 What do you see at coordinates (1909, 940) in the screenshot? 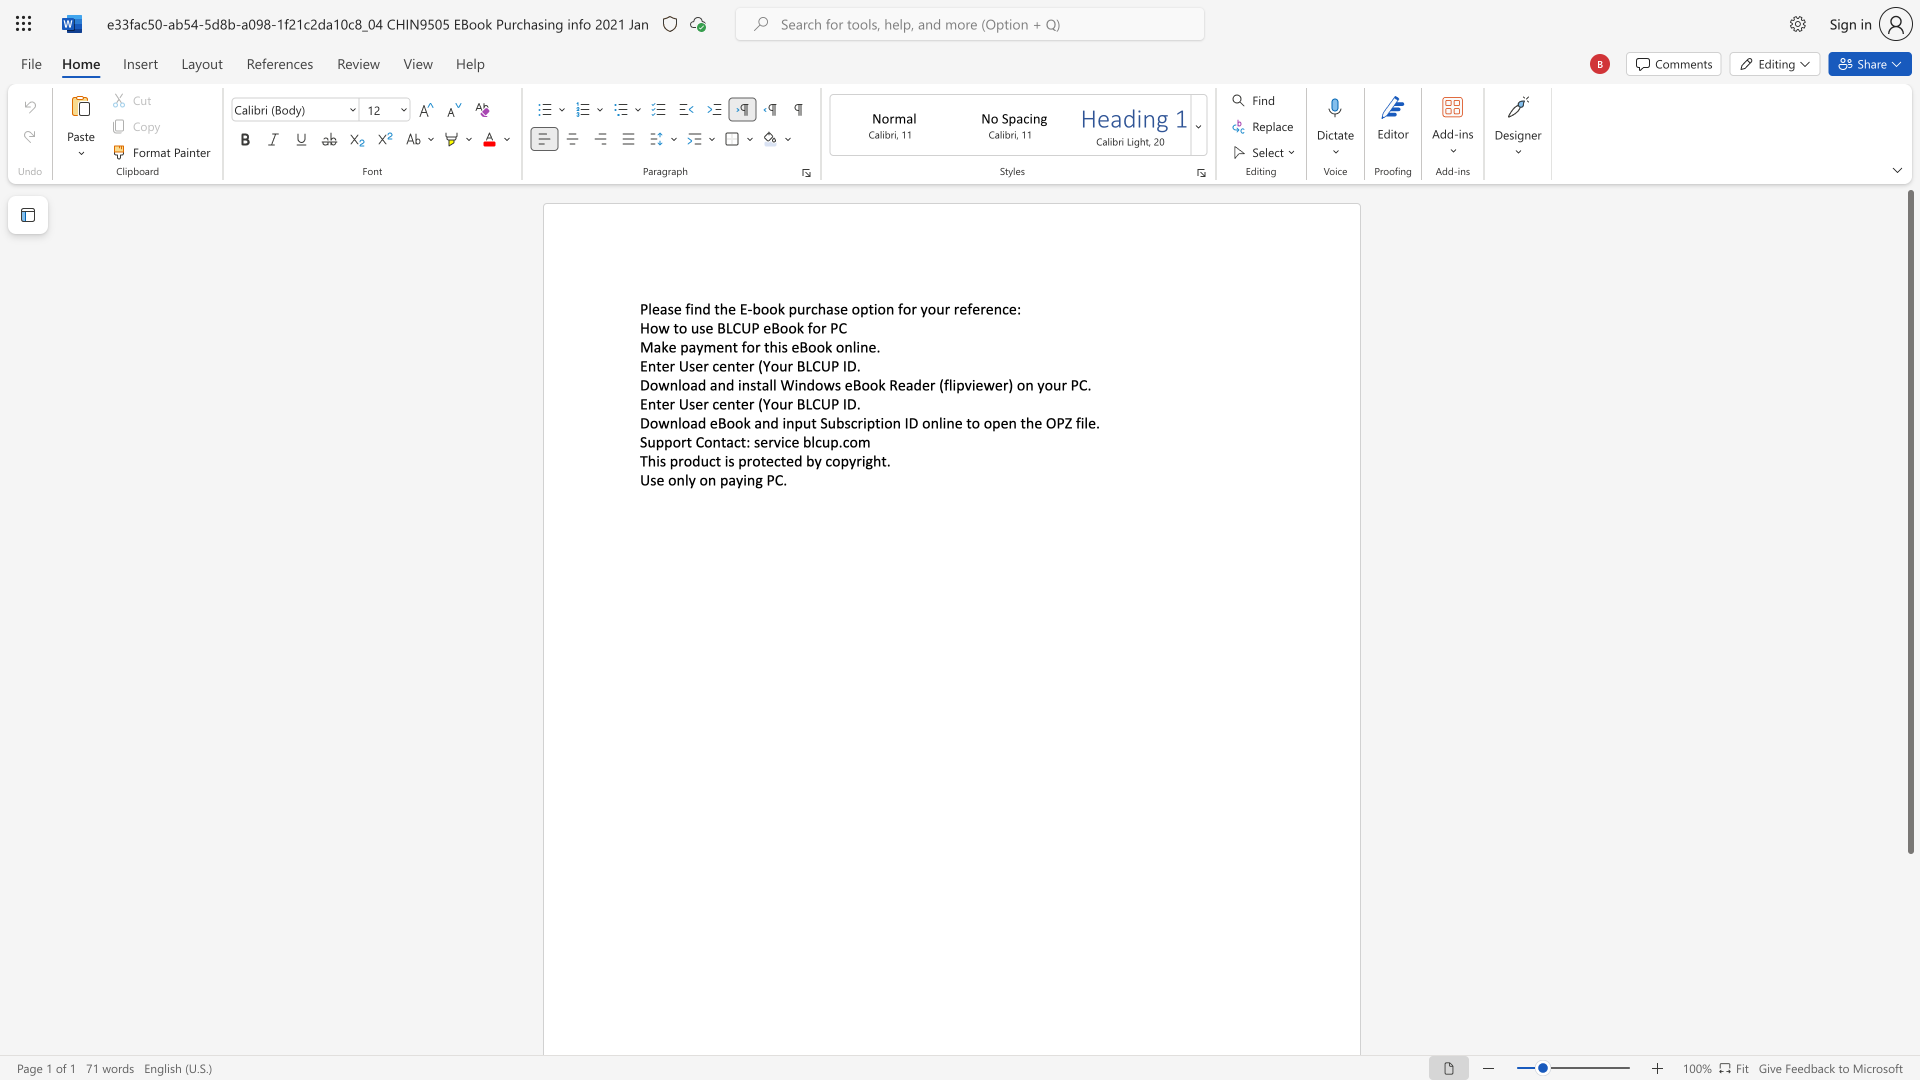
I see `the scrollbar on the right` at bounding box center [1909, 940].